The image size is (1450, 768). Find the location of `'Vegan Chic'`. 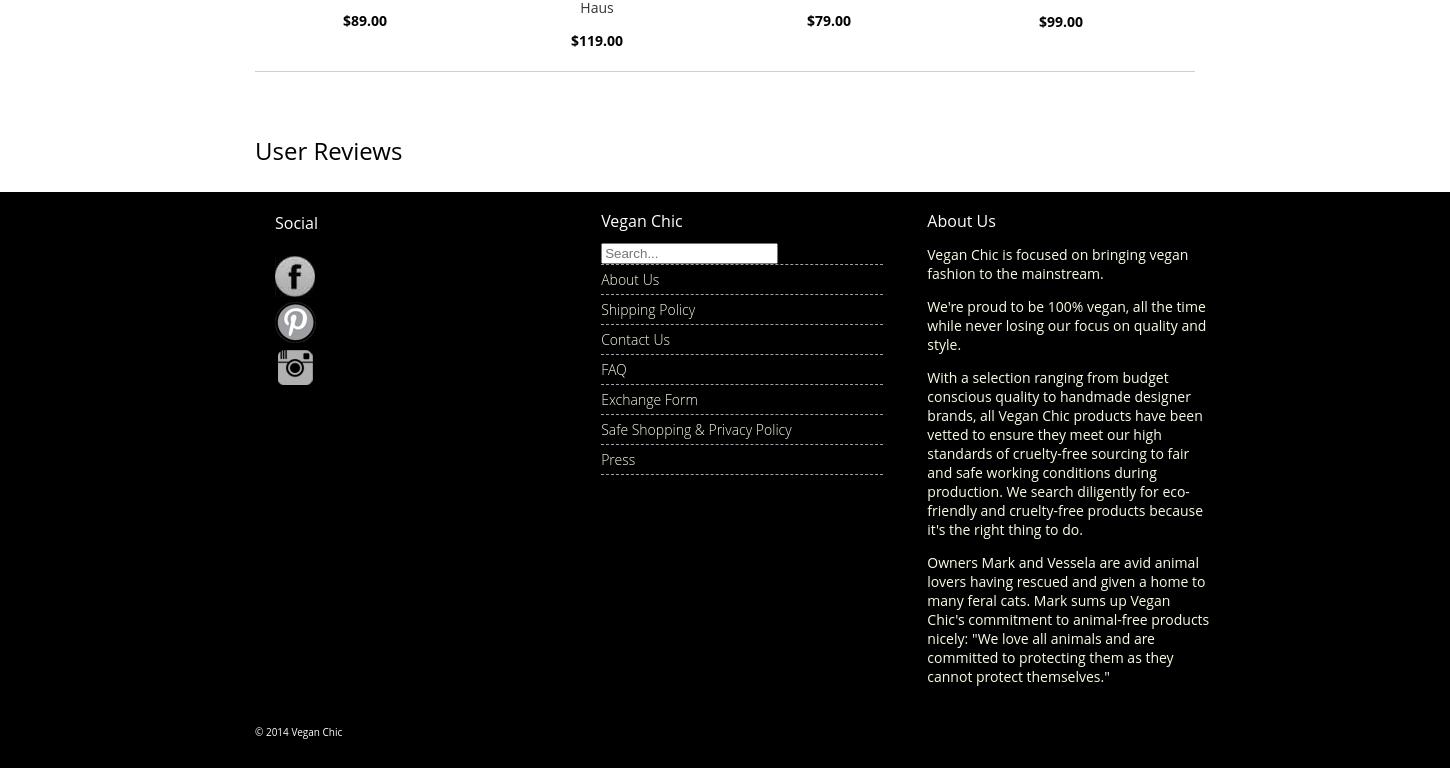

'Vegan Chic' is located at coordinates (640, 219).